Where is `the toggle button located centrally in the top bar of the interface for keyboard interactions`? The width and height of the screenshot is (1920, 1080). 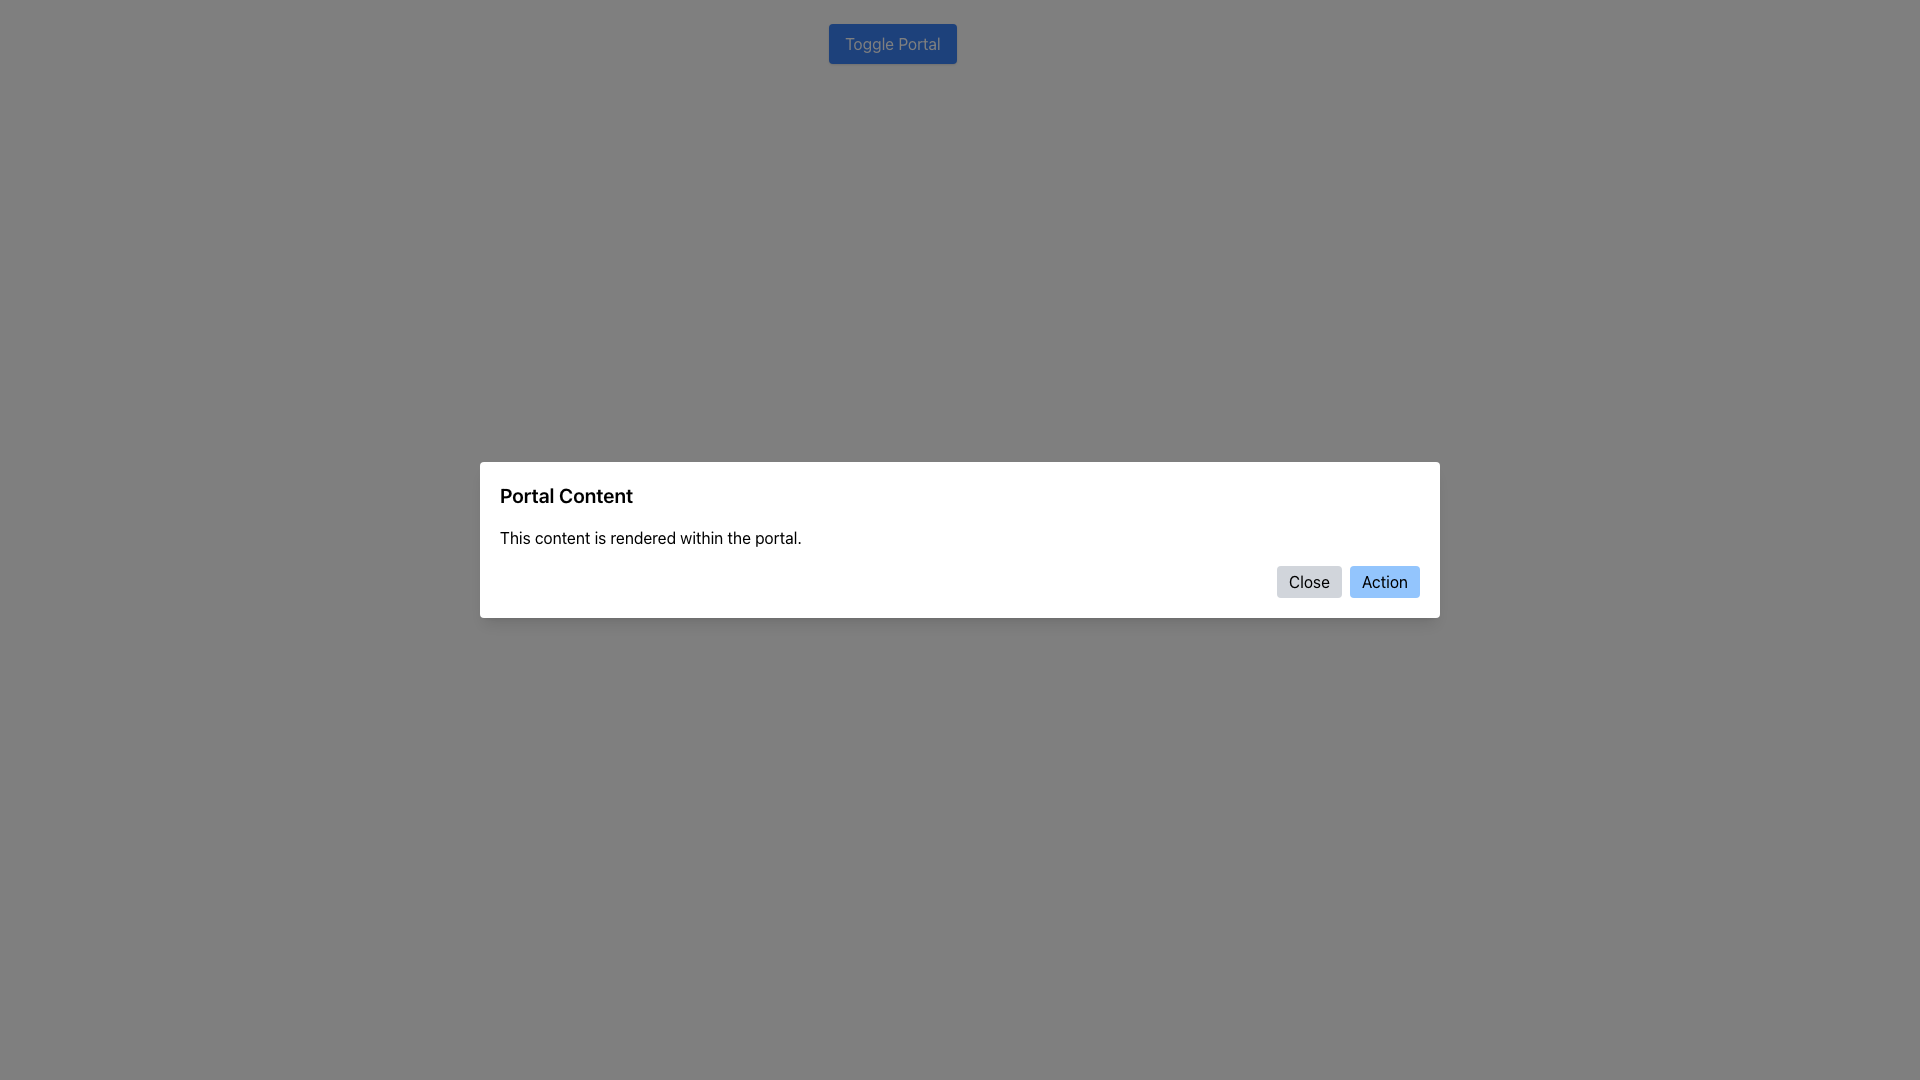 the toggle button located centrally in the top bar of the interface for keyboard interactions is located at coordinates (891, 43).